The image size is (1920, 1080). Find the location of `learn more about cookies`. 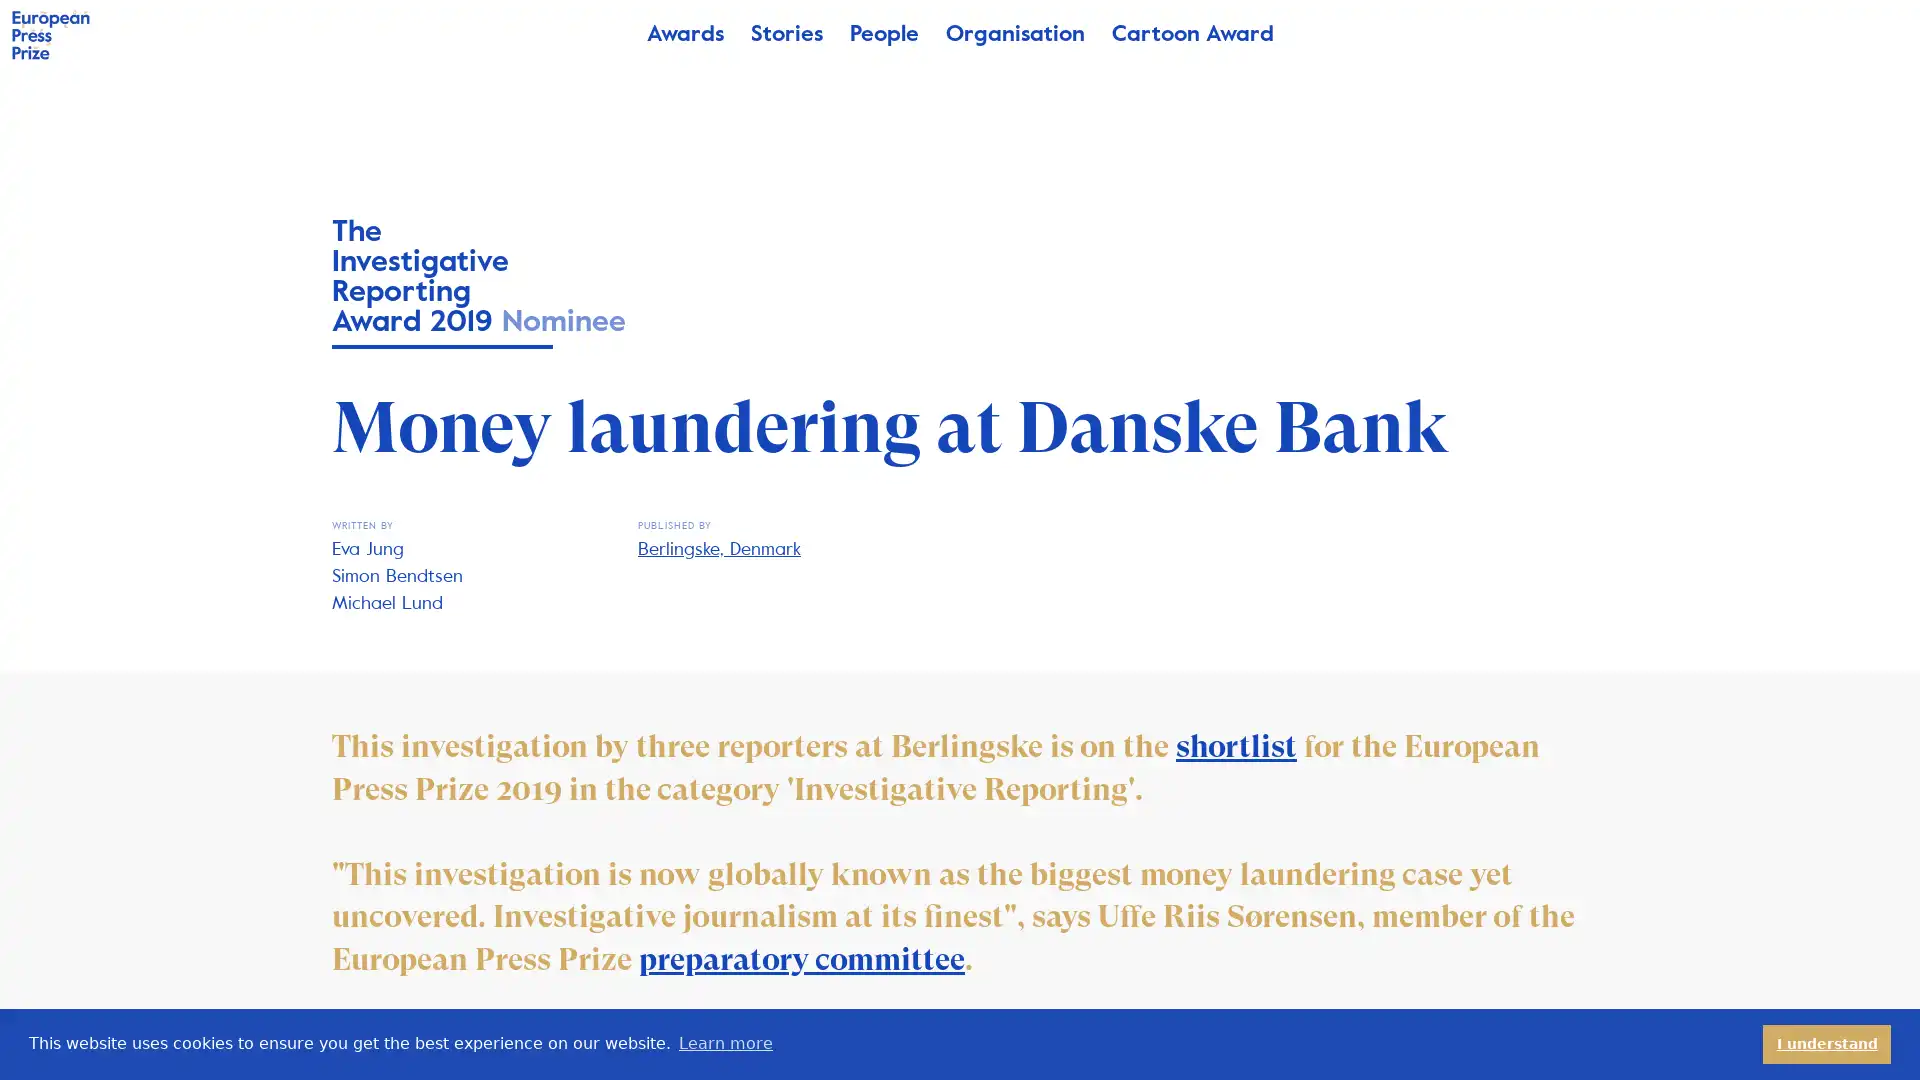

learn more about cookies is located at coordinates (724, 1043).